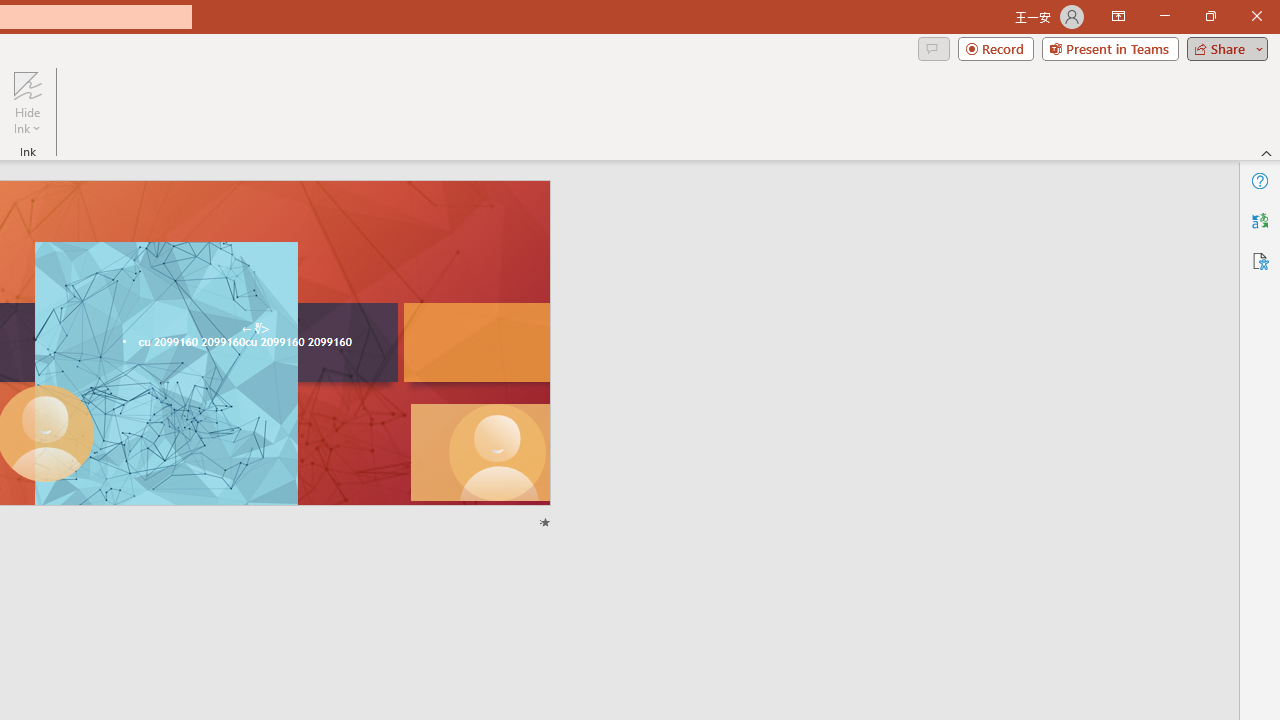 The width and height of the screenshot is (1280, 720). I want to click on 'Minimize', so click(1164, 16).